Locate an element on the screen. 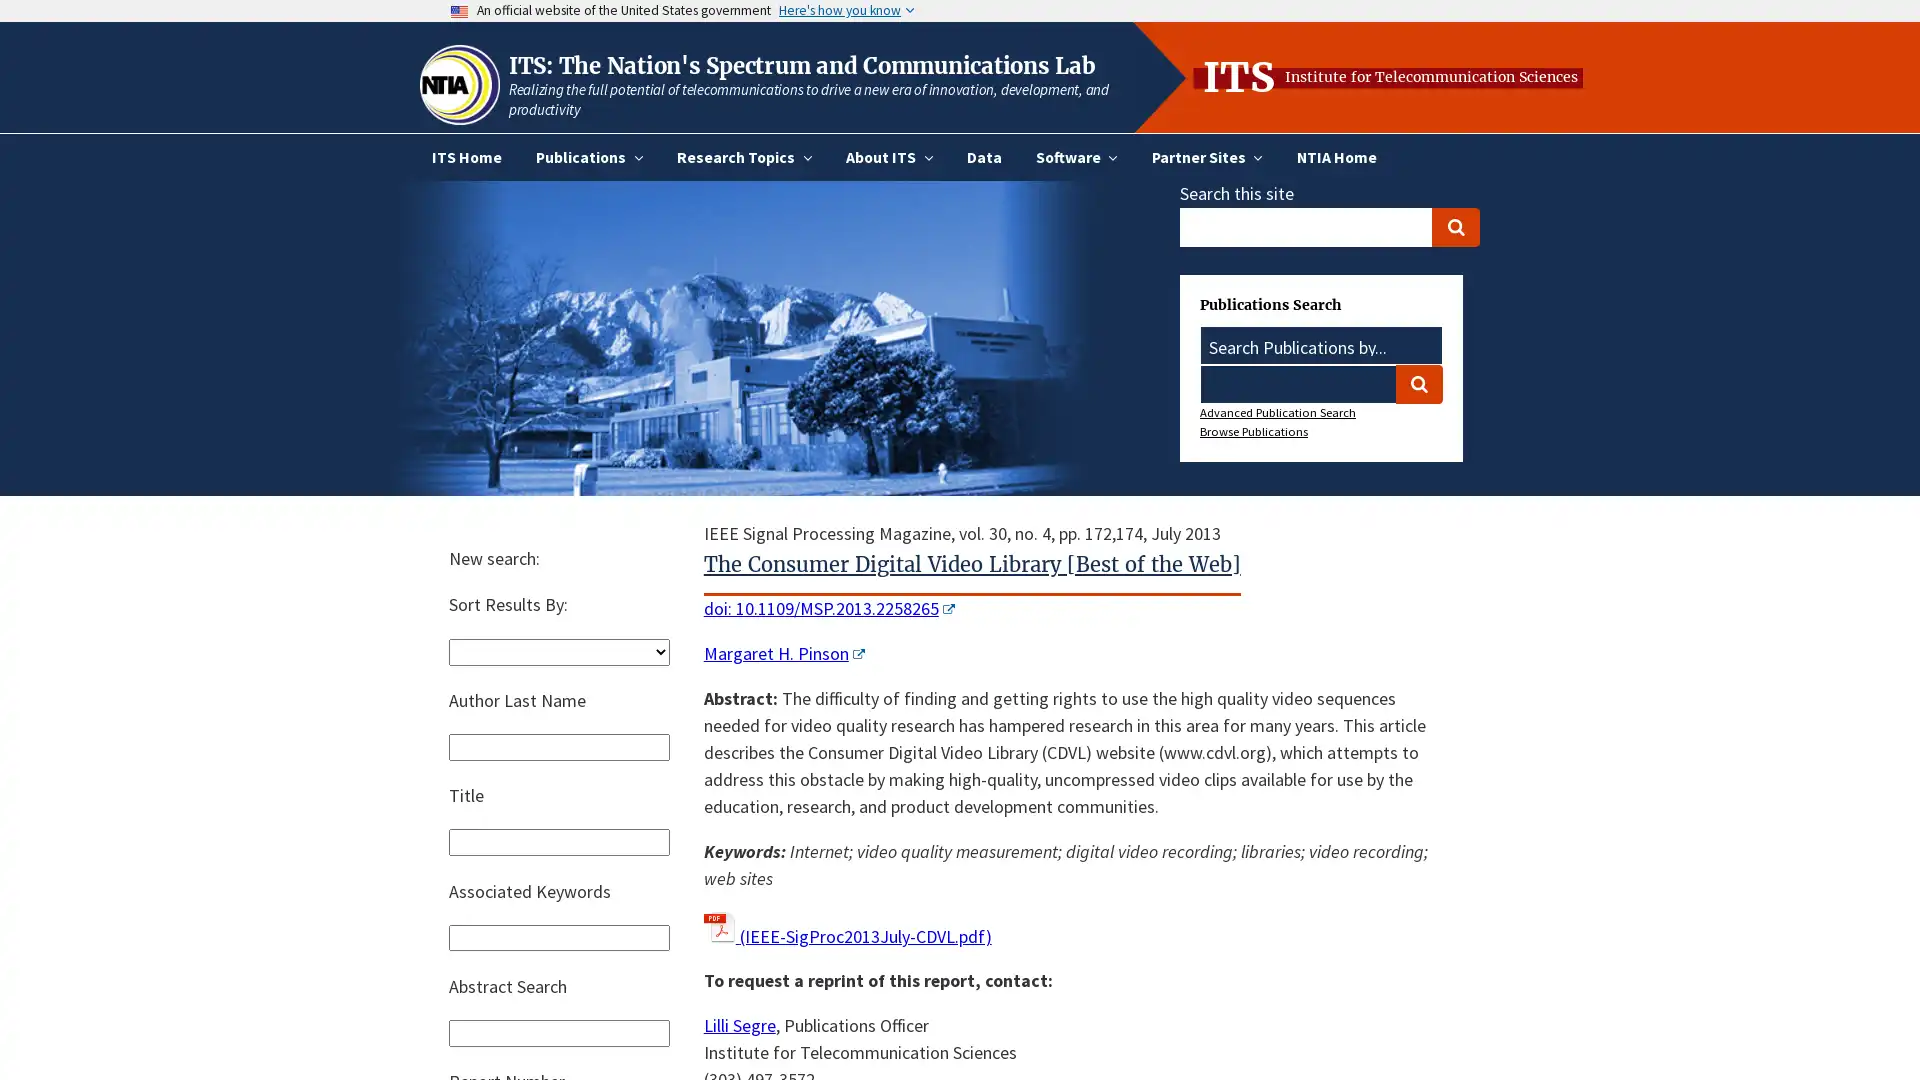 The height and width of the screenshot is (1080, 1920). About ITS is located at coordinates (887, 156).